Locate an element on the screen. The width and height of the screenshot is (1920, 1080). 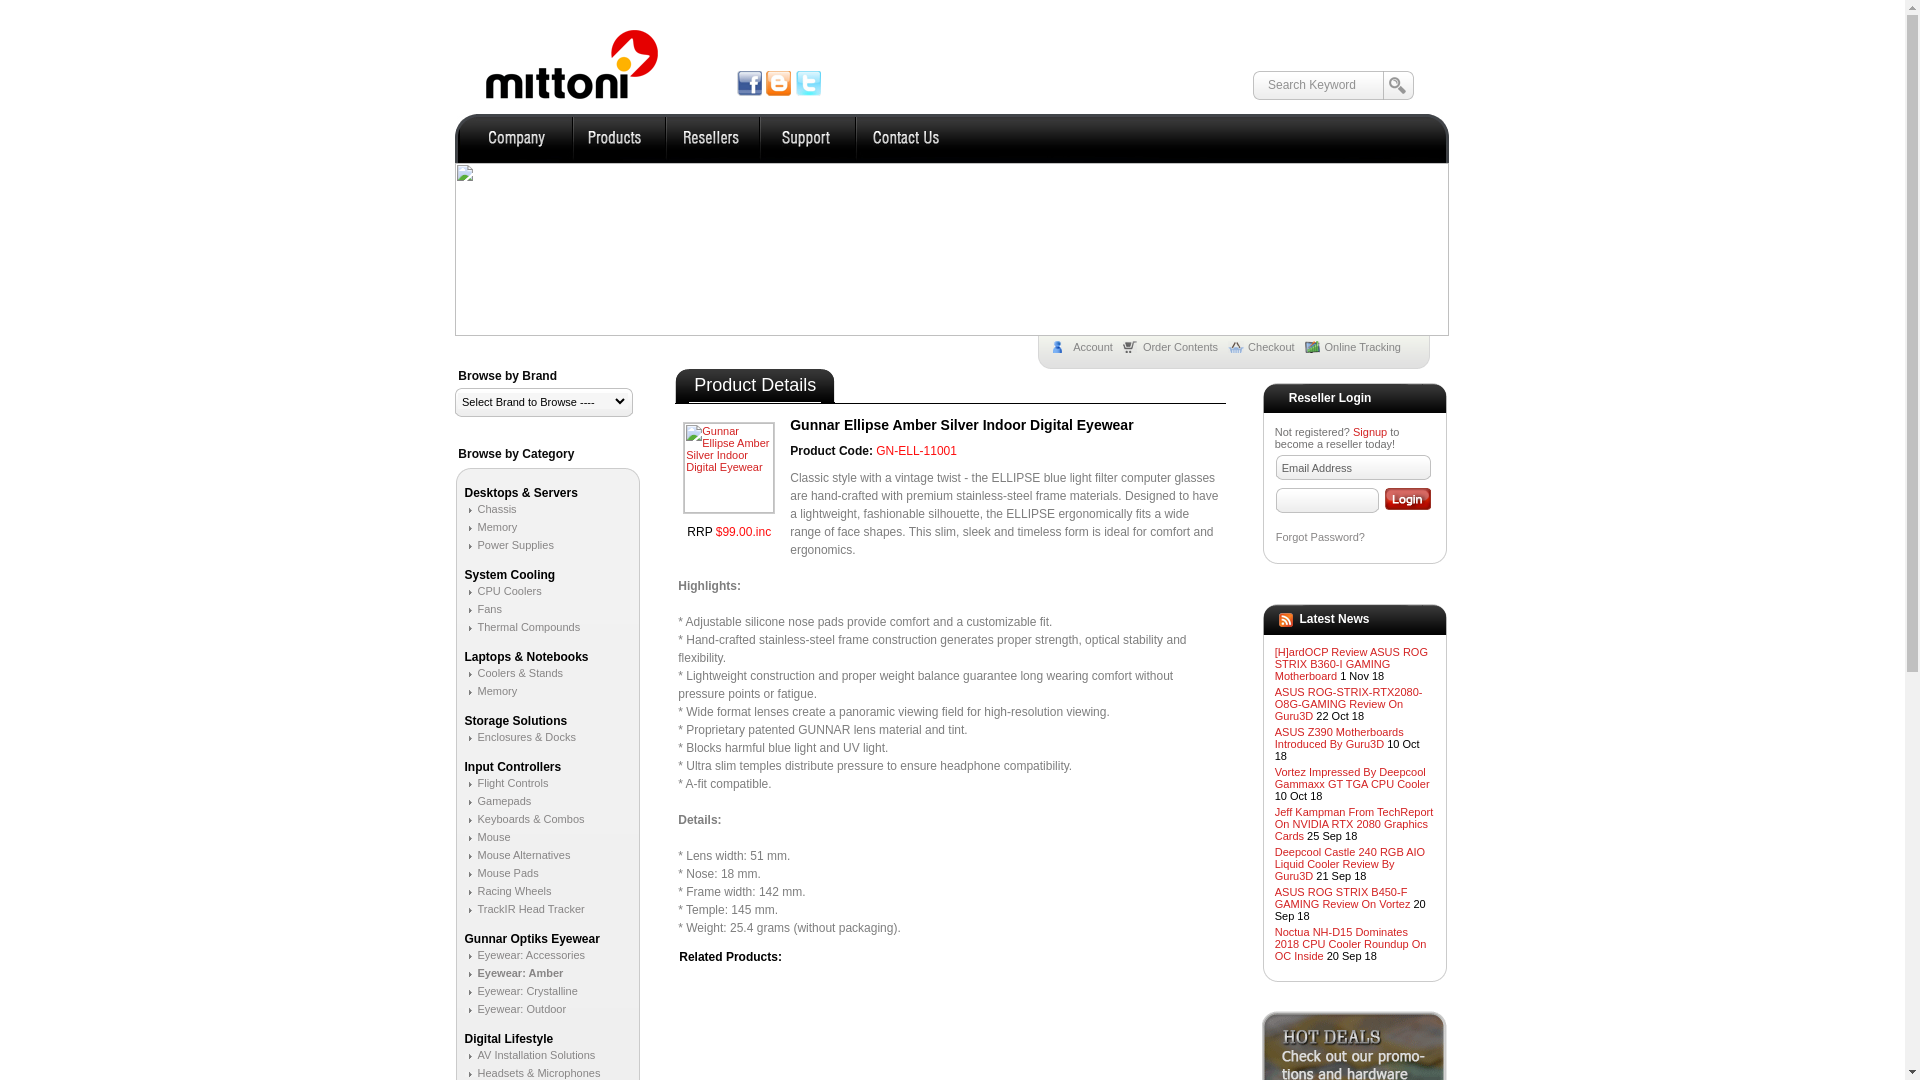
'Eyewear: Outdoor' is located at coordinates (514, 1009).